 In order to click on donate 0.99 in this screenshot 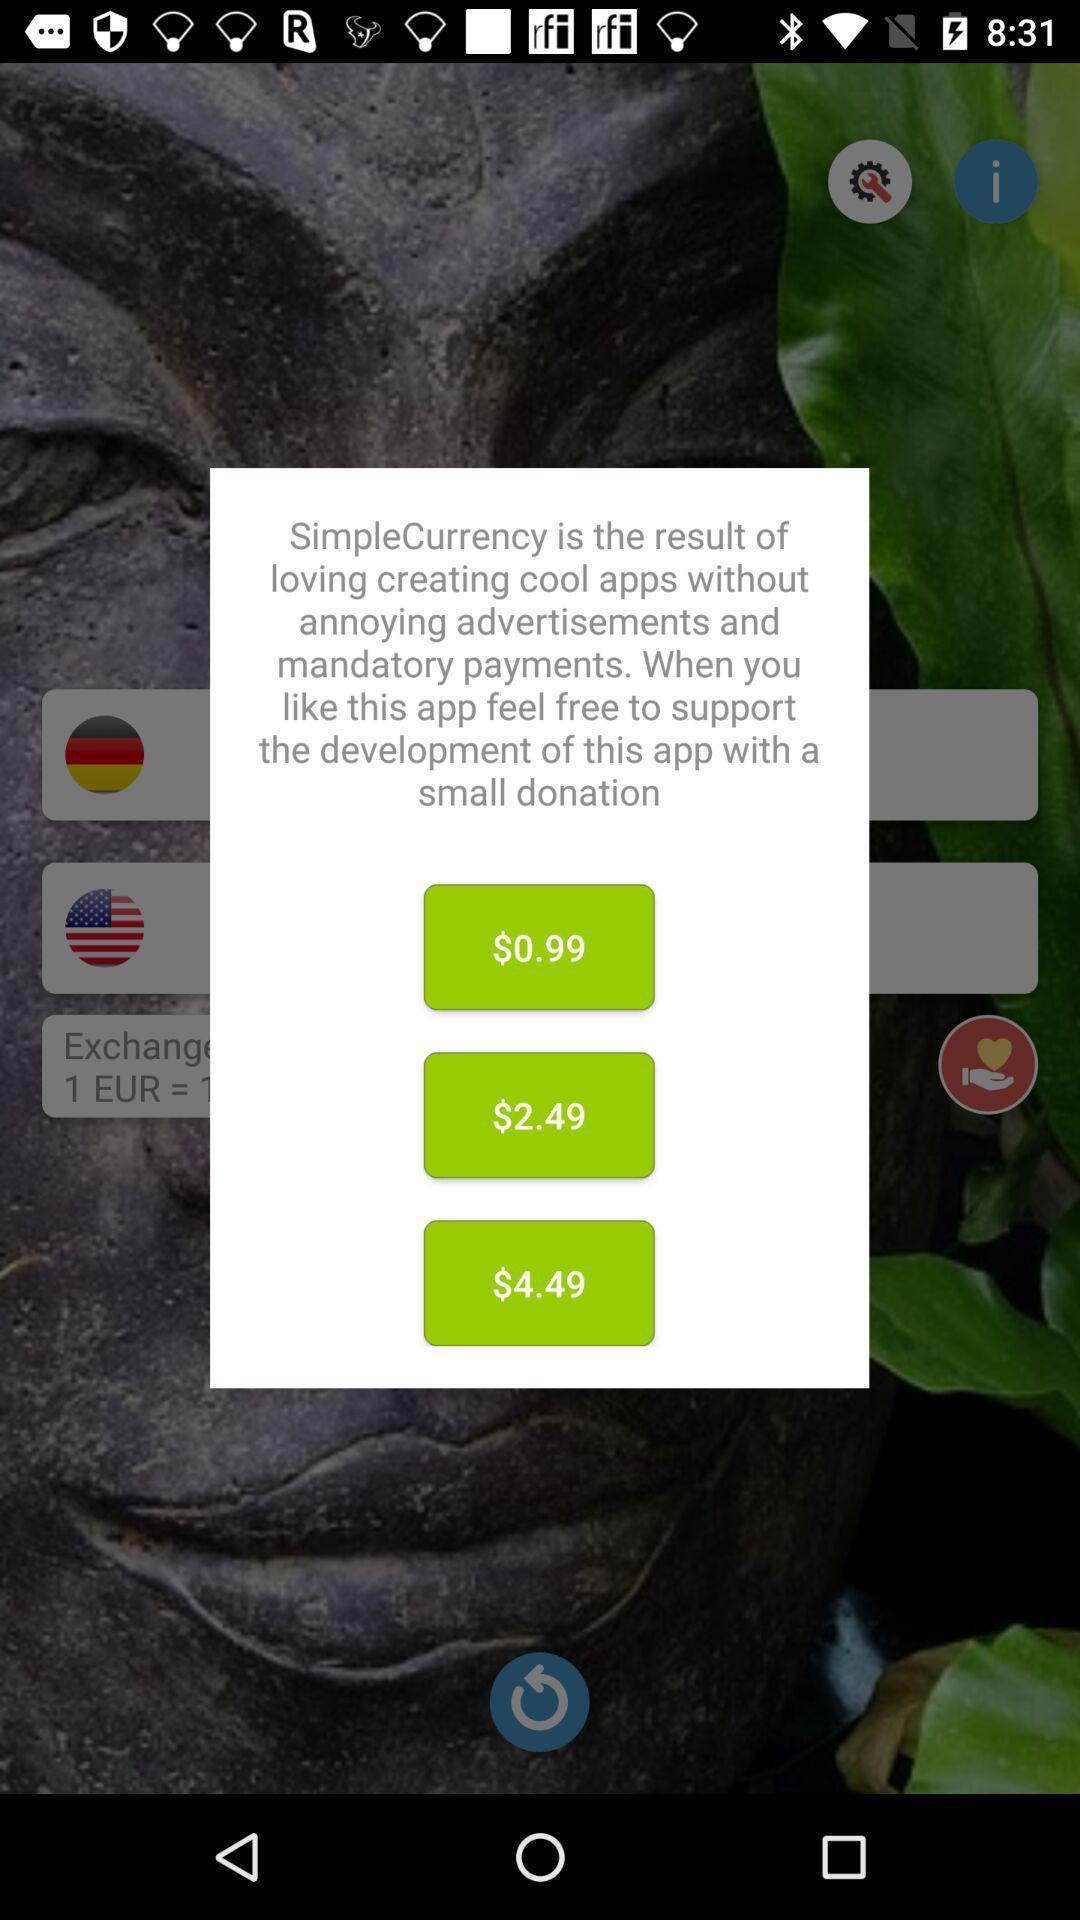, I will do `click(584, 926)`.